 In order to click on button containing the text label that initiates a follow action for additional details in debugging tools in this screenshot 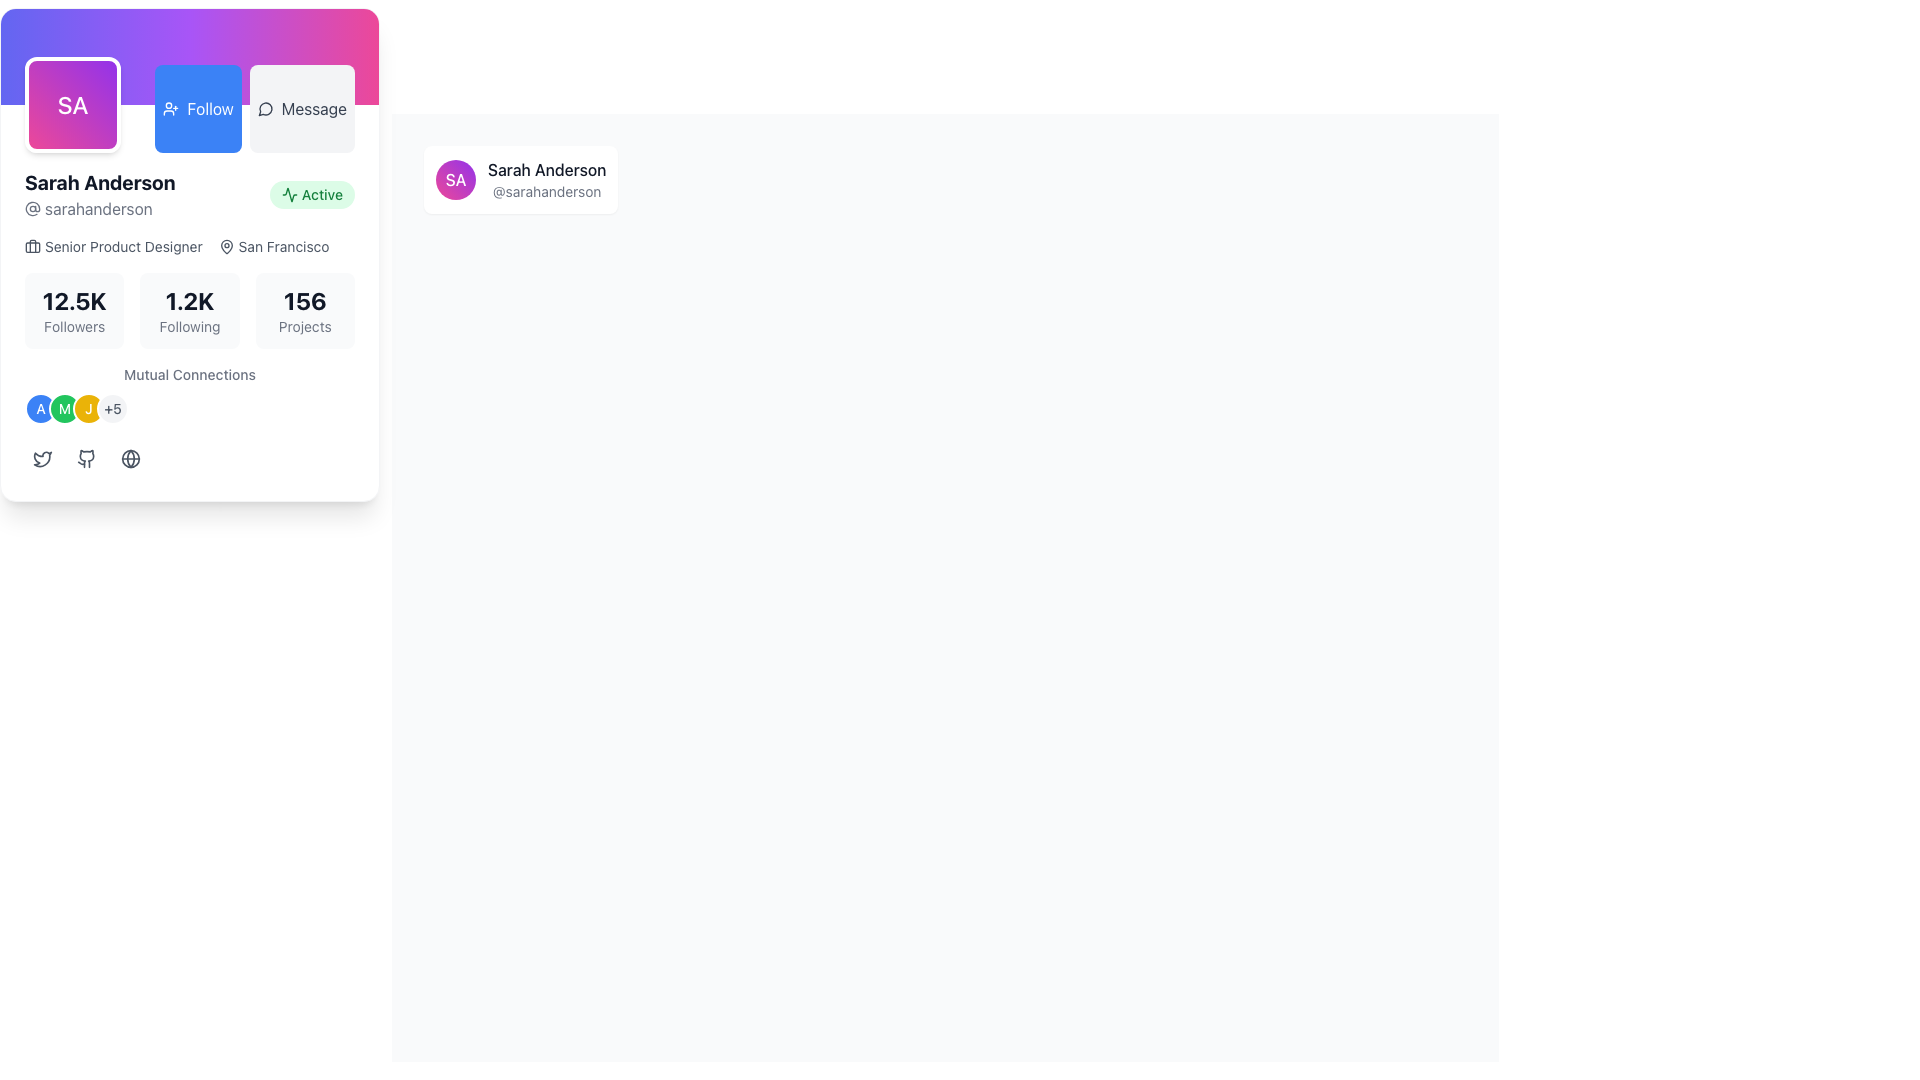, I will do `click(210, 108)`.